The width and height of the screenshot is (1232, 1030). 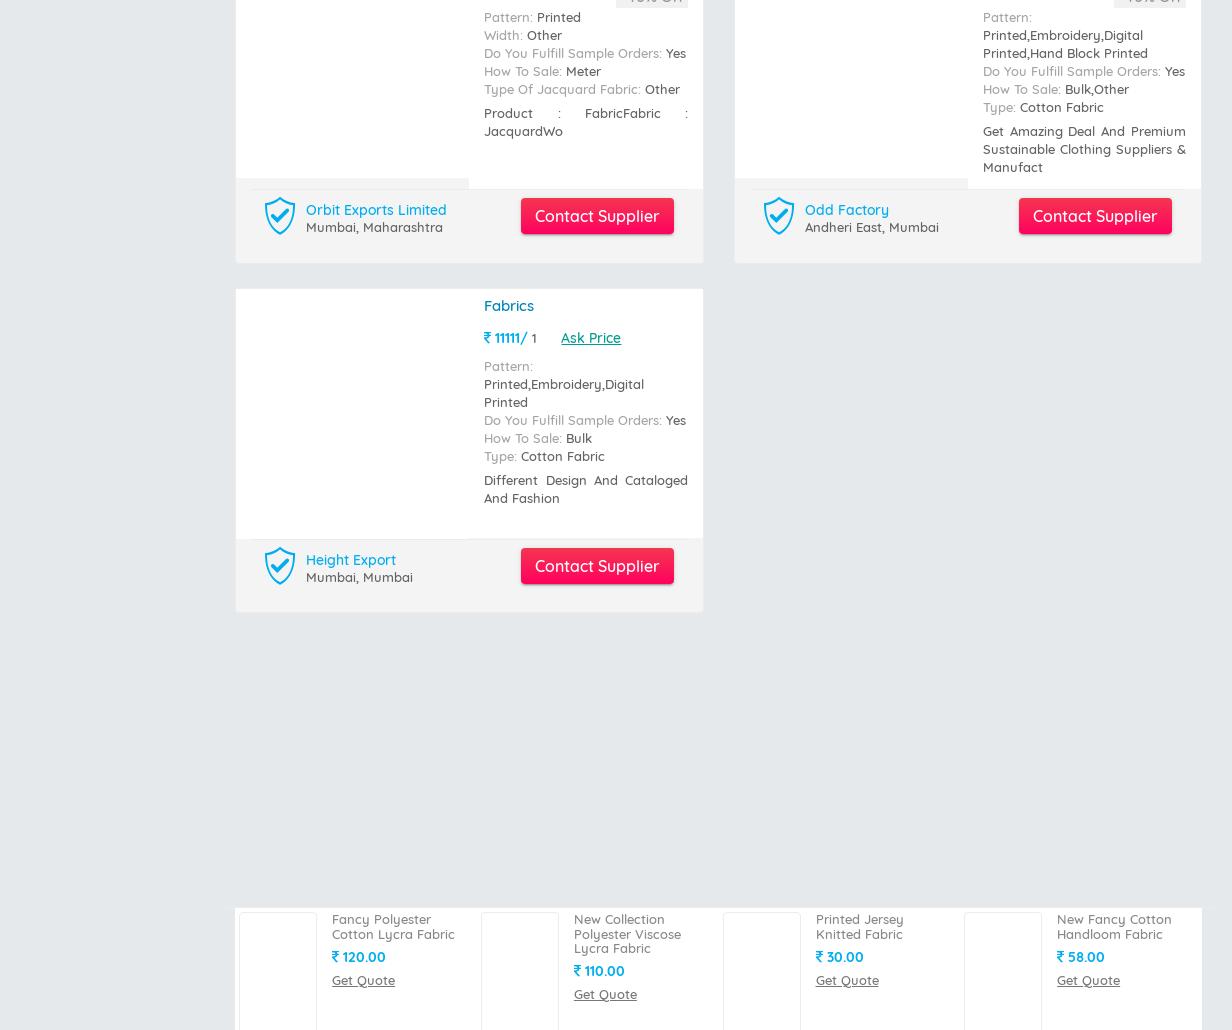 What do you see at coordinates (678, 873) in the screenshot?
I see `'No. 13, Panchan Rattan Complex, Ludhiana, Punjab, India'` at bounding box center [678, 873].